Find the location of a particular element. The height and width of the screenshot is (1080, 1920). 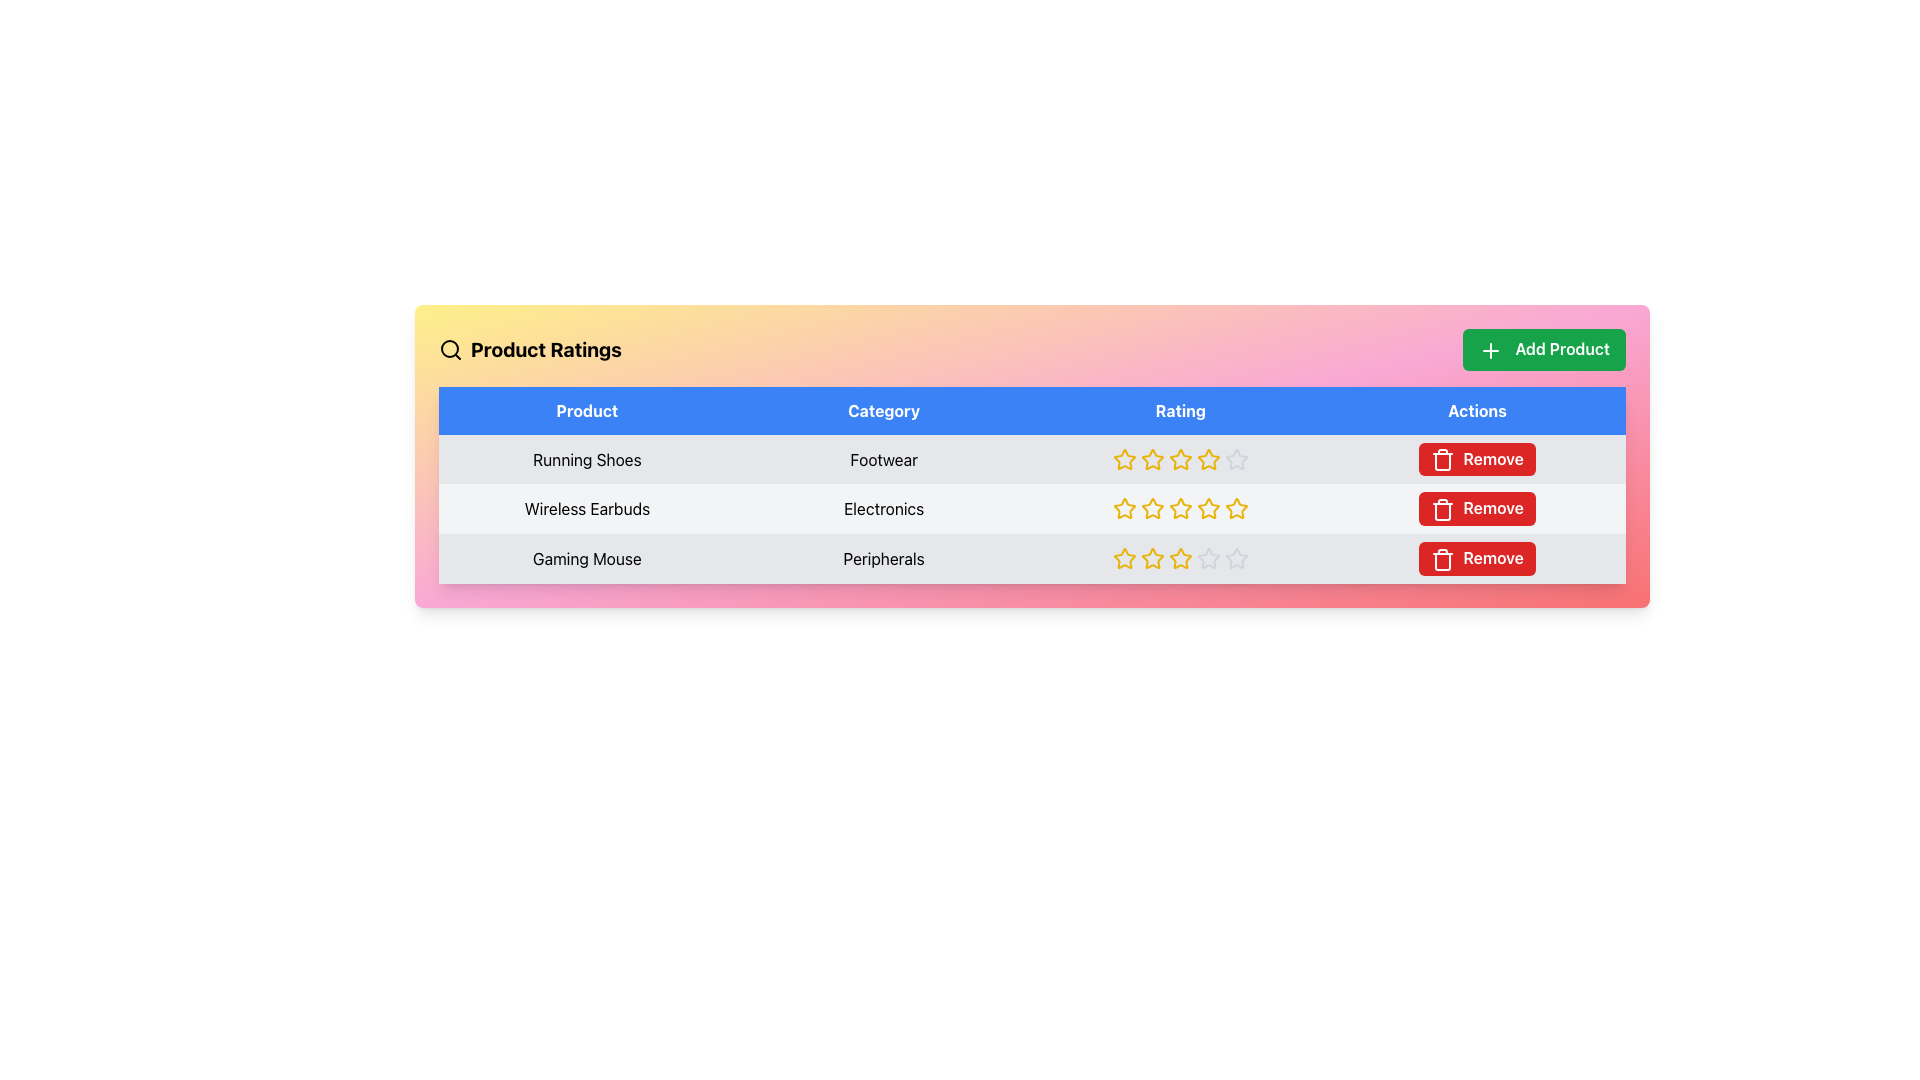

the third yellow star icon in the Rating column for Wireless Earbuds to give a rating is located at coordinates (1180, 508).